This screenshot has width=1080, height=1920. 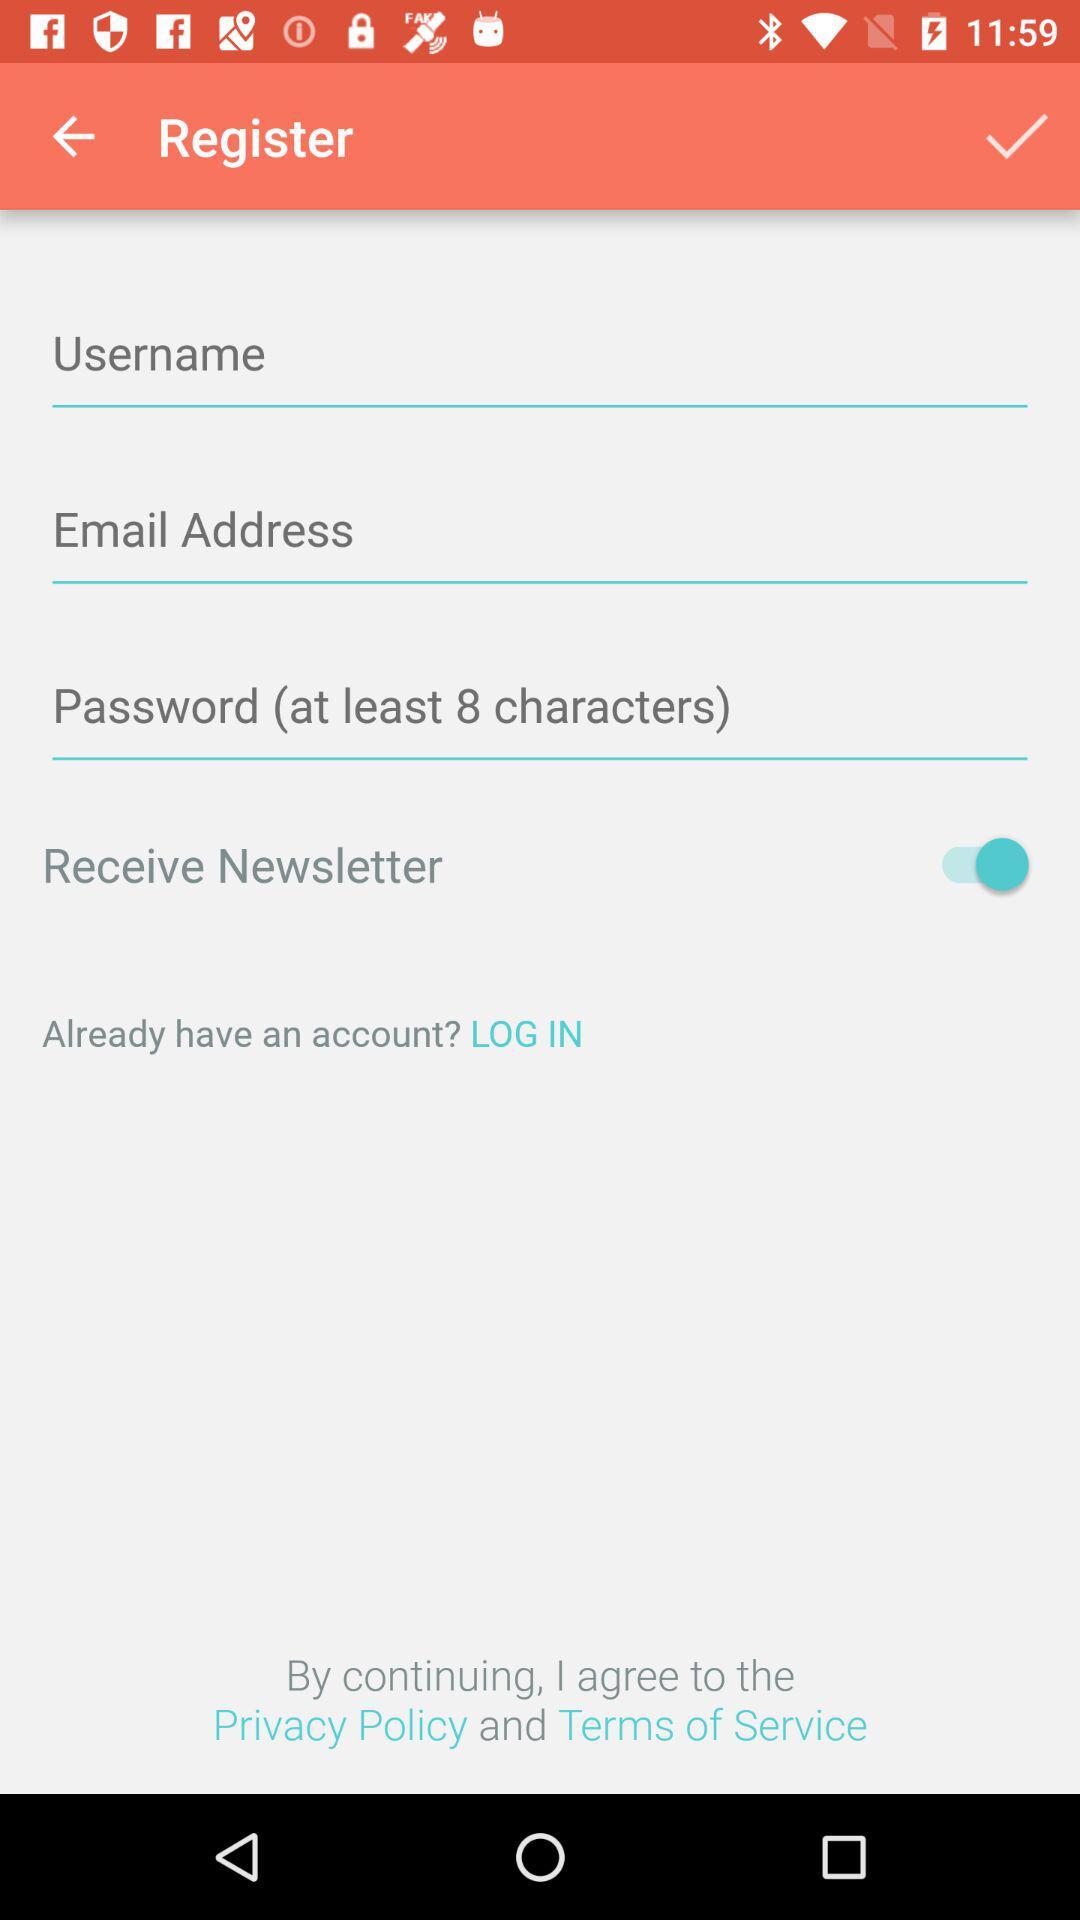 I want to click on item on the right, so click(x=974, y=864).